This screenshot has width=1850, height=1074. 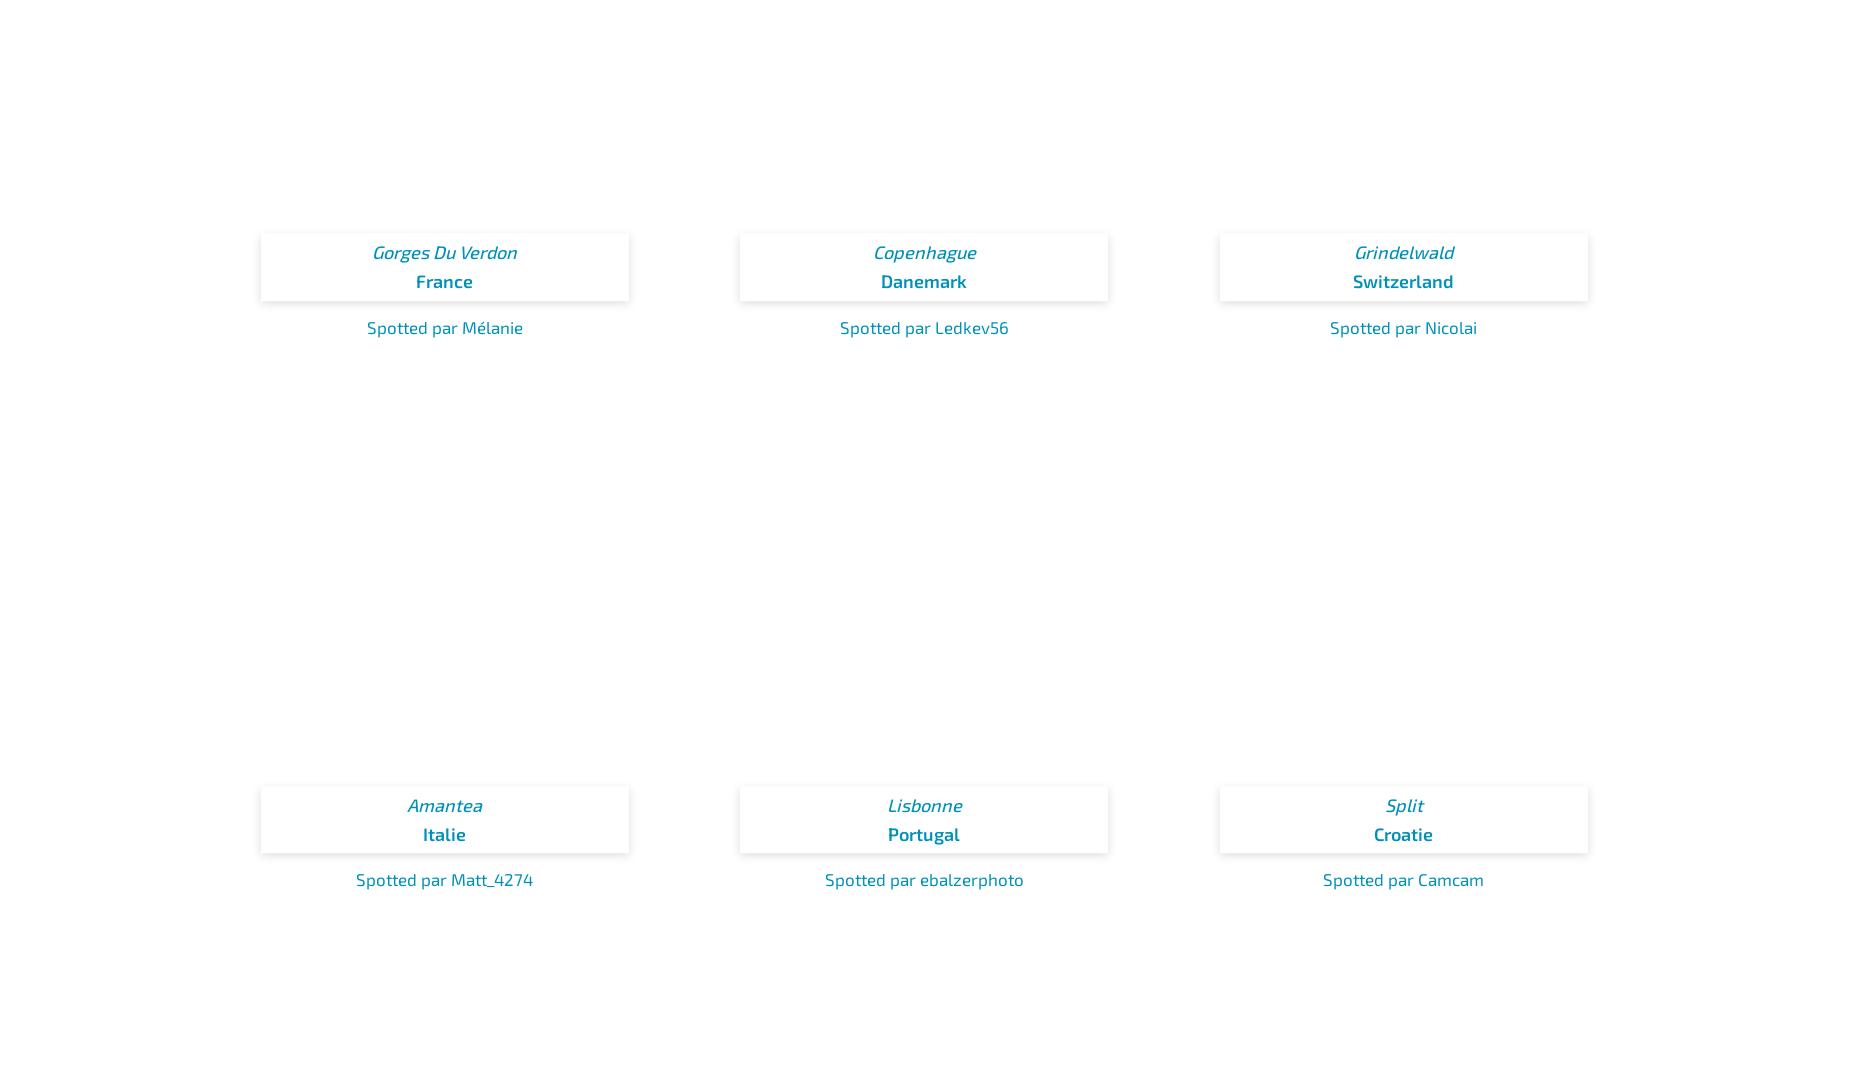 I want to click on 'Danemark', so click(x=924, y=280).